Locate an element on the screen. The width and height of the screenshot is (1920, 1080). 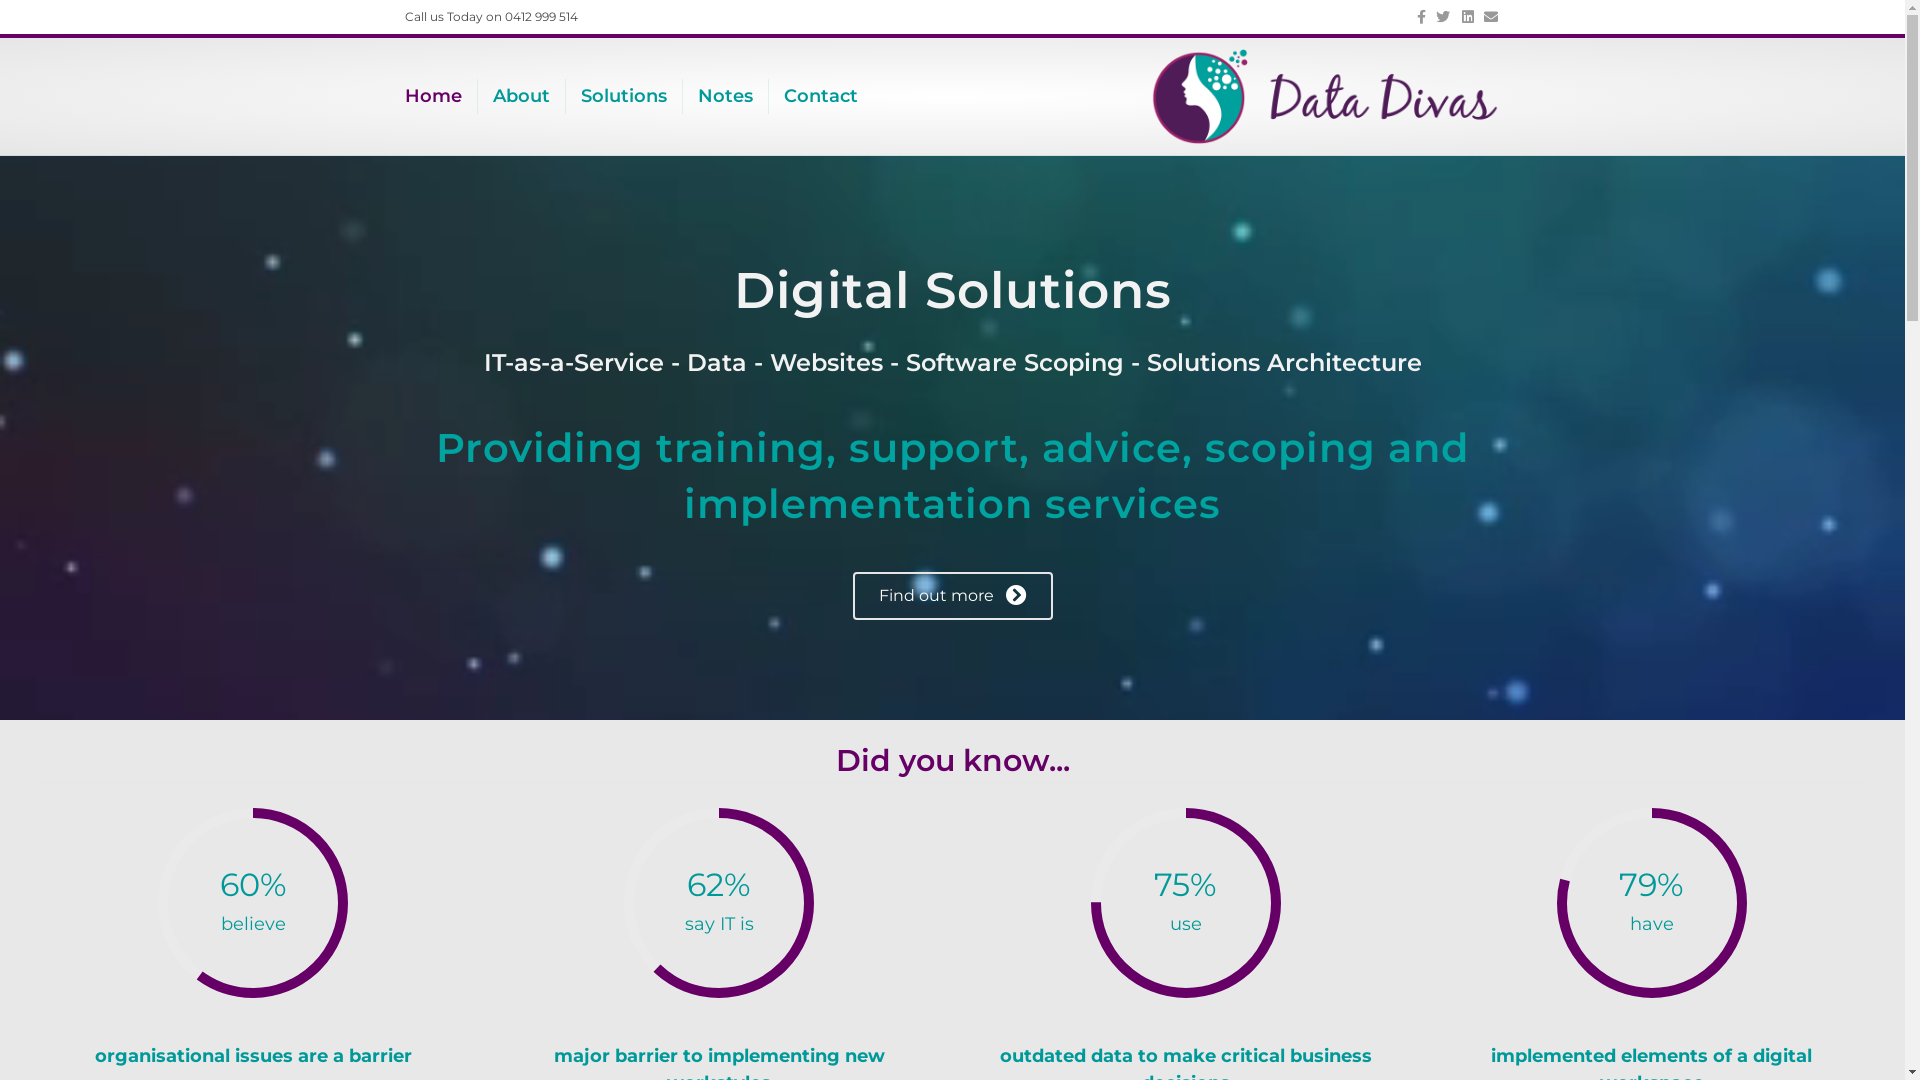
'Contact' is located at coordinates (820, 96).